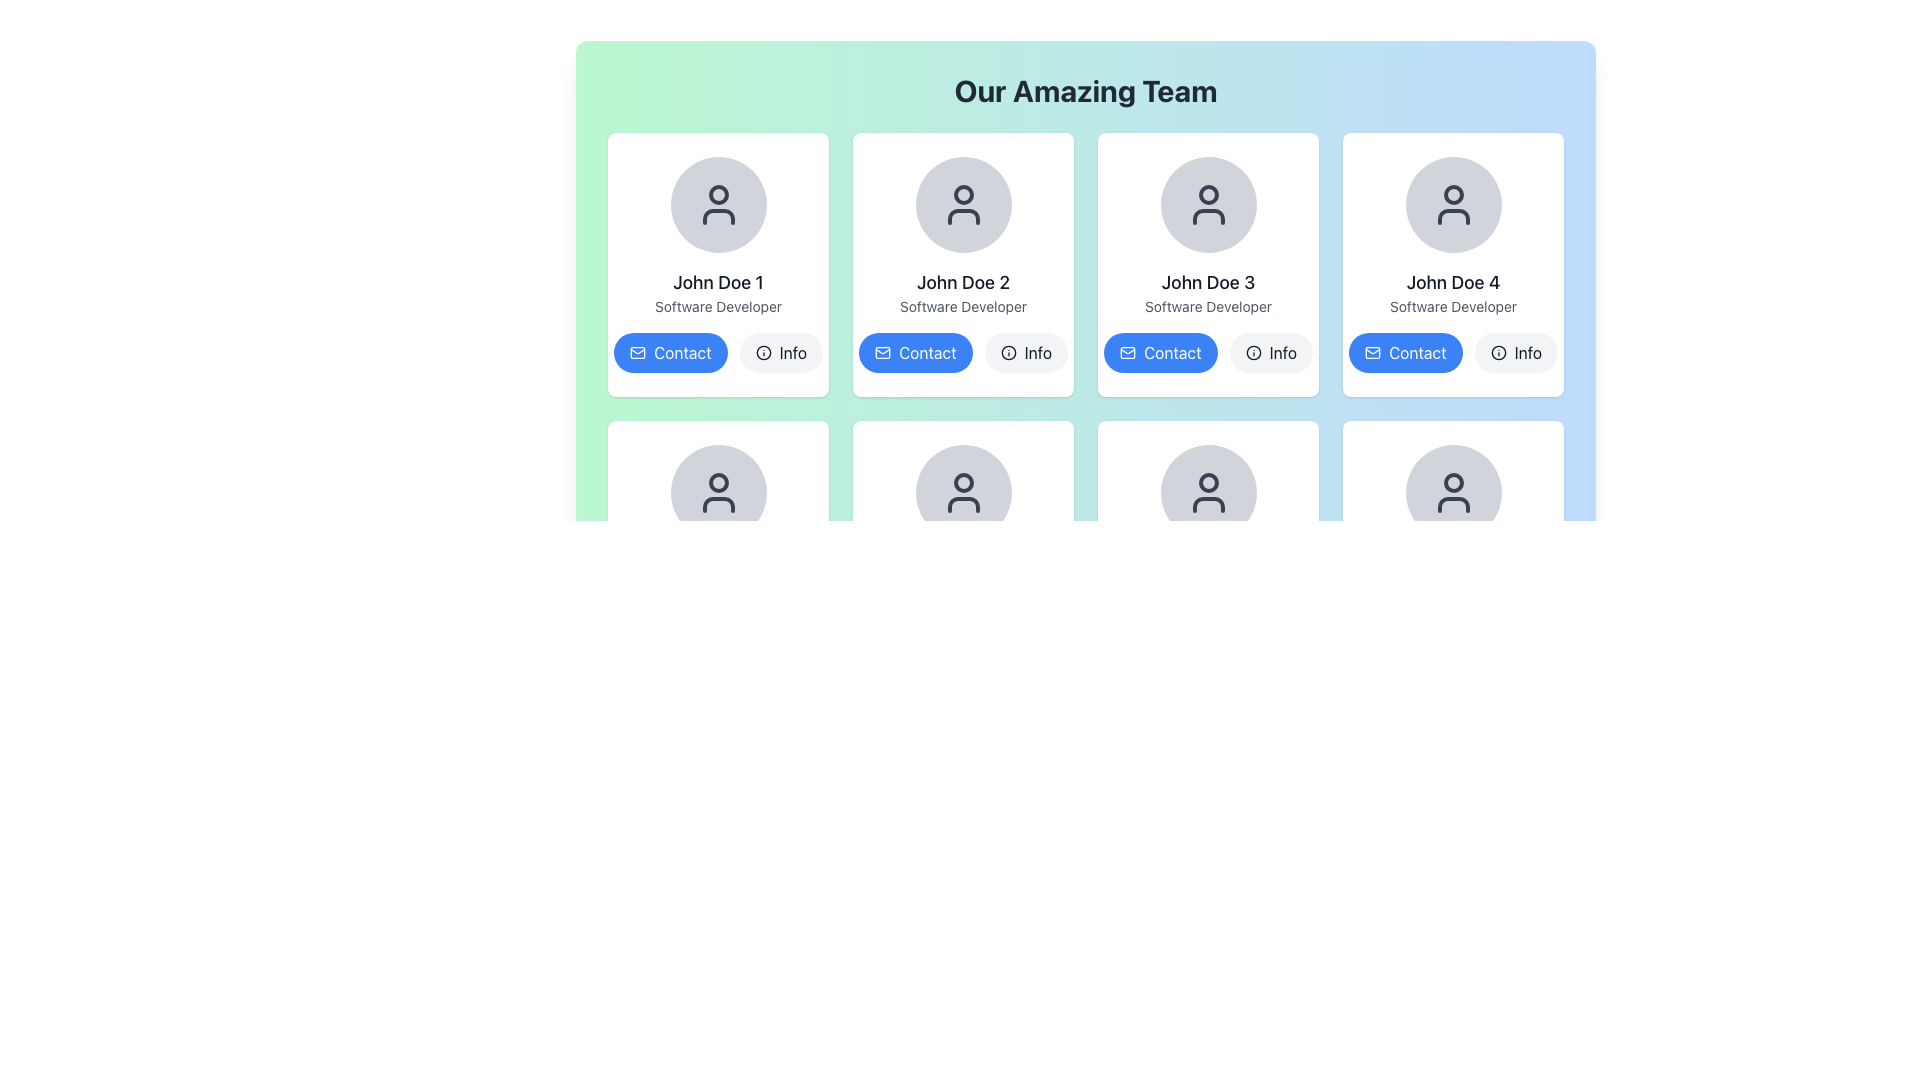 This screenshot has height=1080, width=1920. What do you see at coordinates (718, 204) in the screenshot?
I see `the Profile Avatar representing 'John Doe 1' located at the top-center of the profile card in the 'Our Amazing Team' section` at bounding box center [718, 204].